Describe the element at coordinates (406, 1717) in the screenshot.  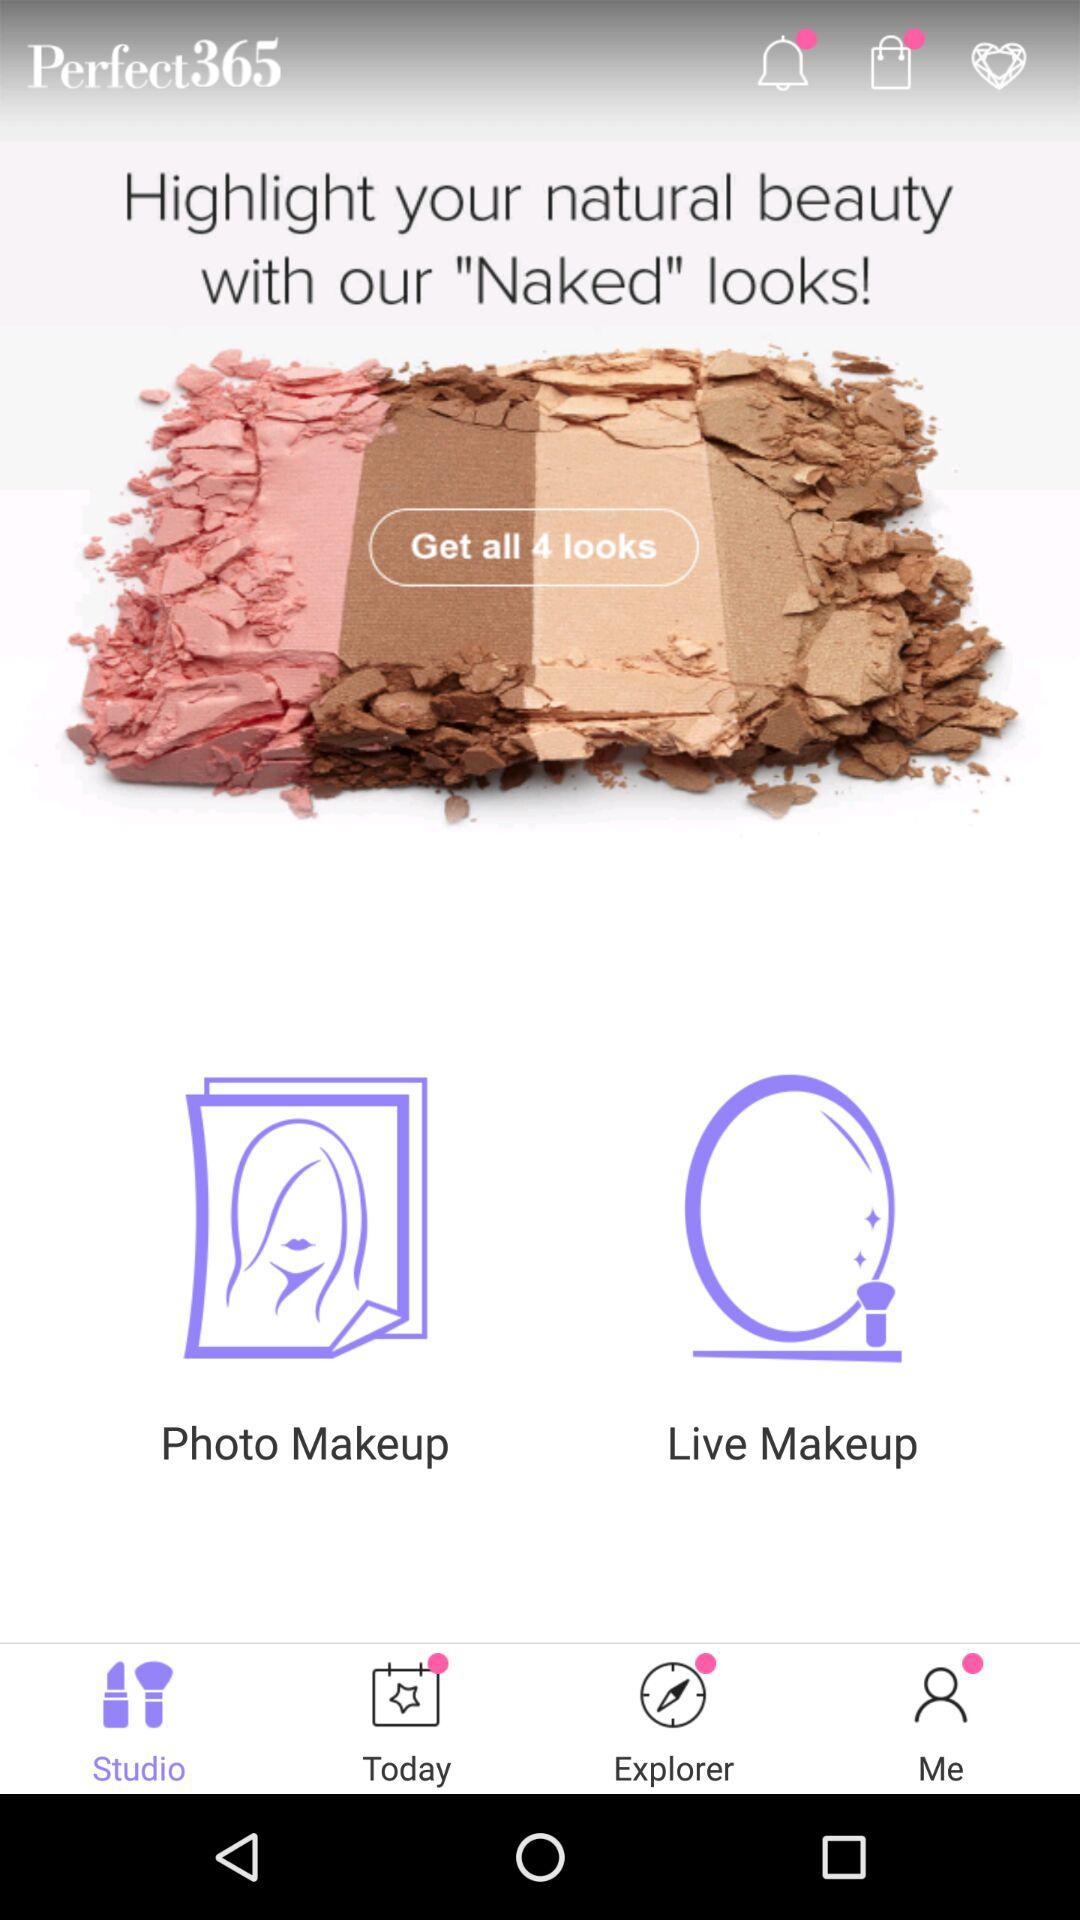
I see `the button which is next to the studio` at that location.